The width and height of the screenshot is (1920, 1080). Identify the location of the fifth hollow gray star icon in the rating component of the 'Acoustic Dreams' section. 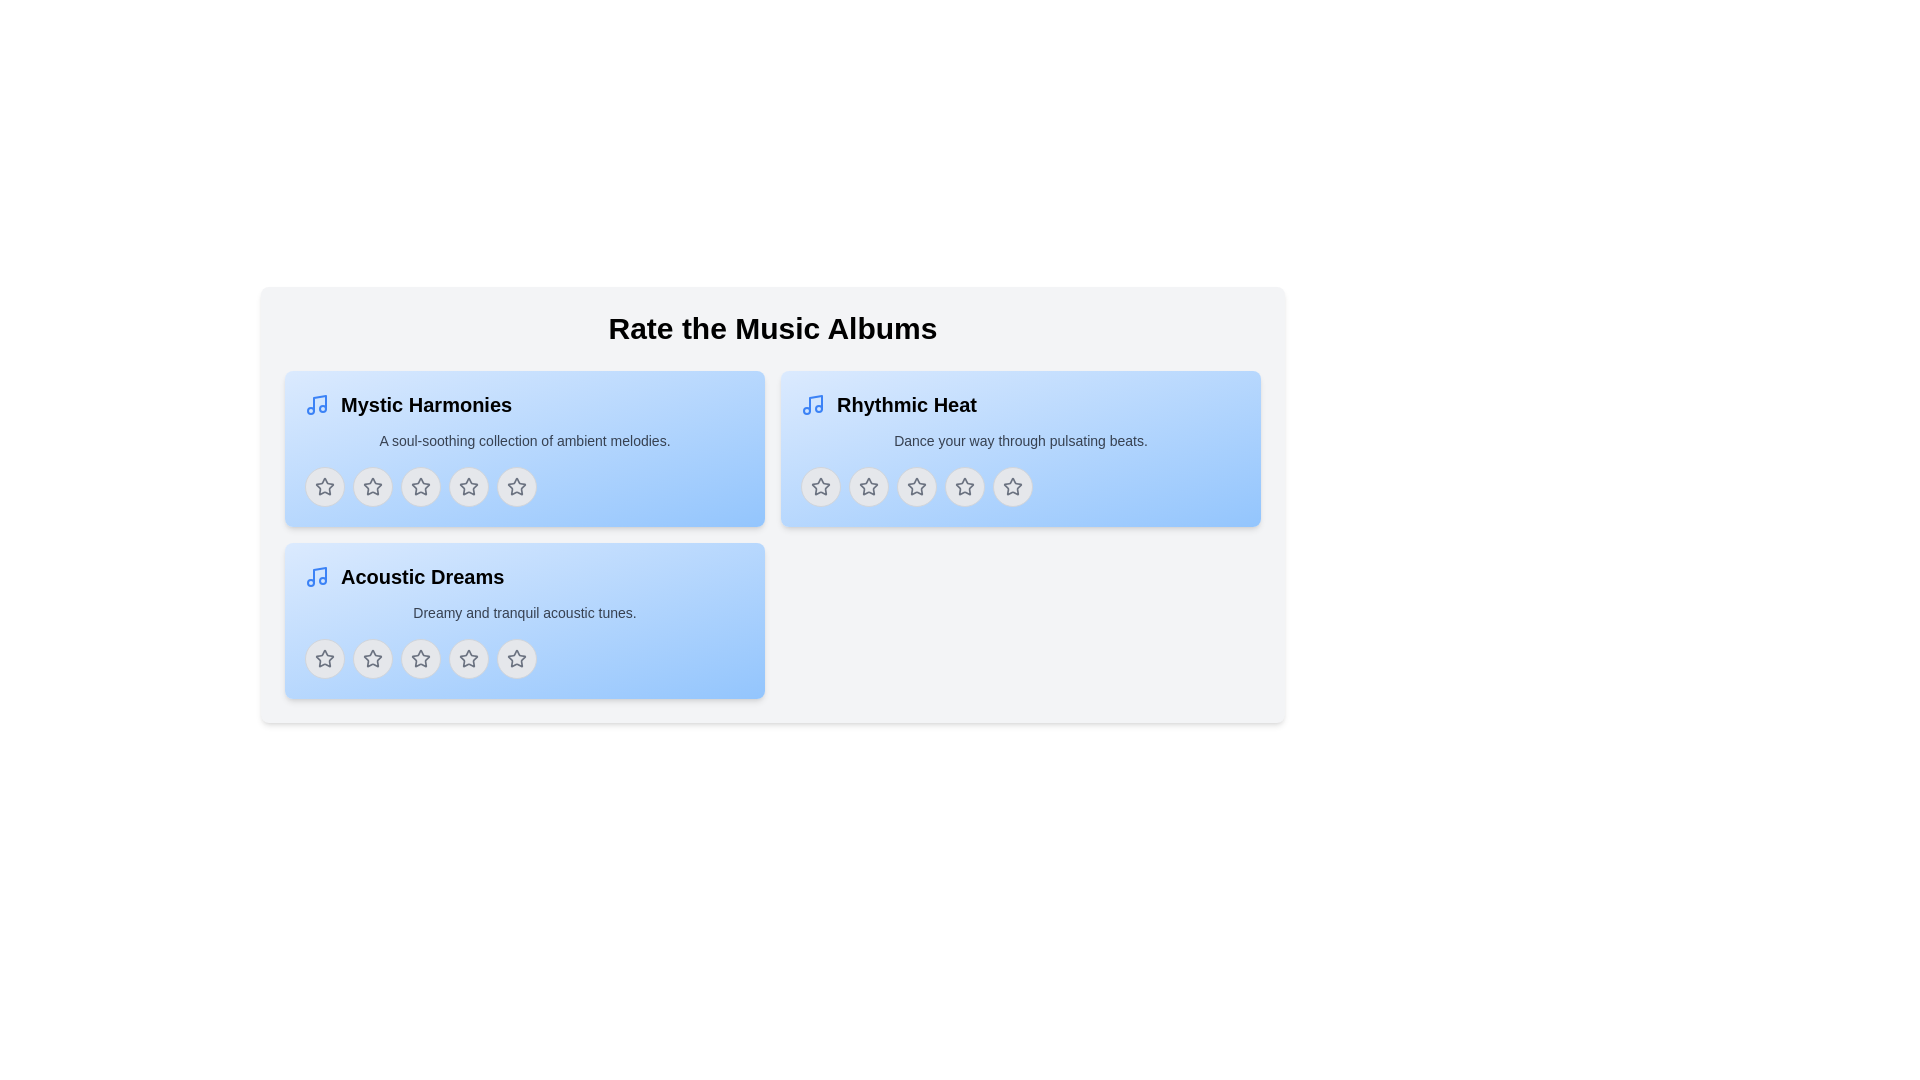
(517, 659).